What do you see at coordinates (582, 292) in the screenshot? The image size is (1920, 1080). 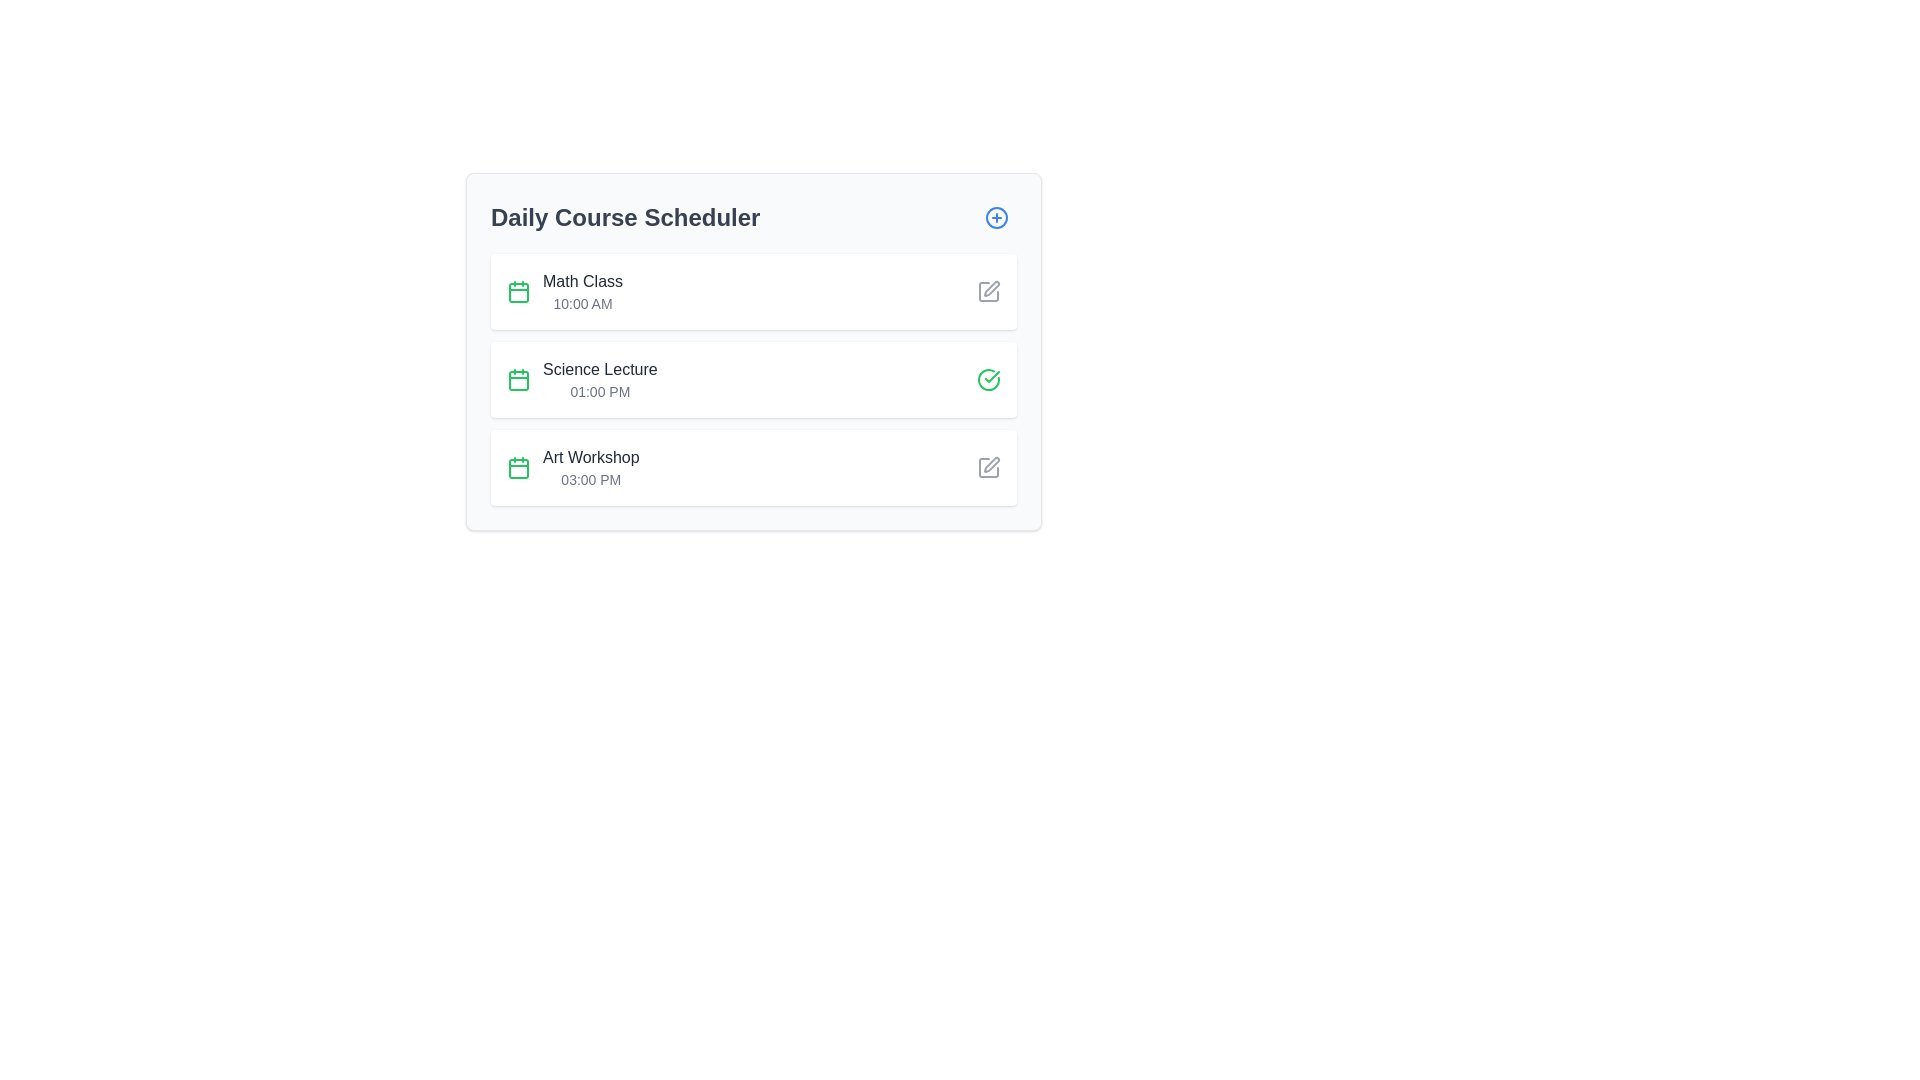 I see `the textual display element that signifies the scheduled event 'Math Class' at 10:00 AM, located in the Daily Course Scheduler section` at bounding box center [582, 292].